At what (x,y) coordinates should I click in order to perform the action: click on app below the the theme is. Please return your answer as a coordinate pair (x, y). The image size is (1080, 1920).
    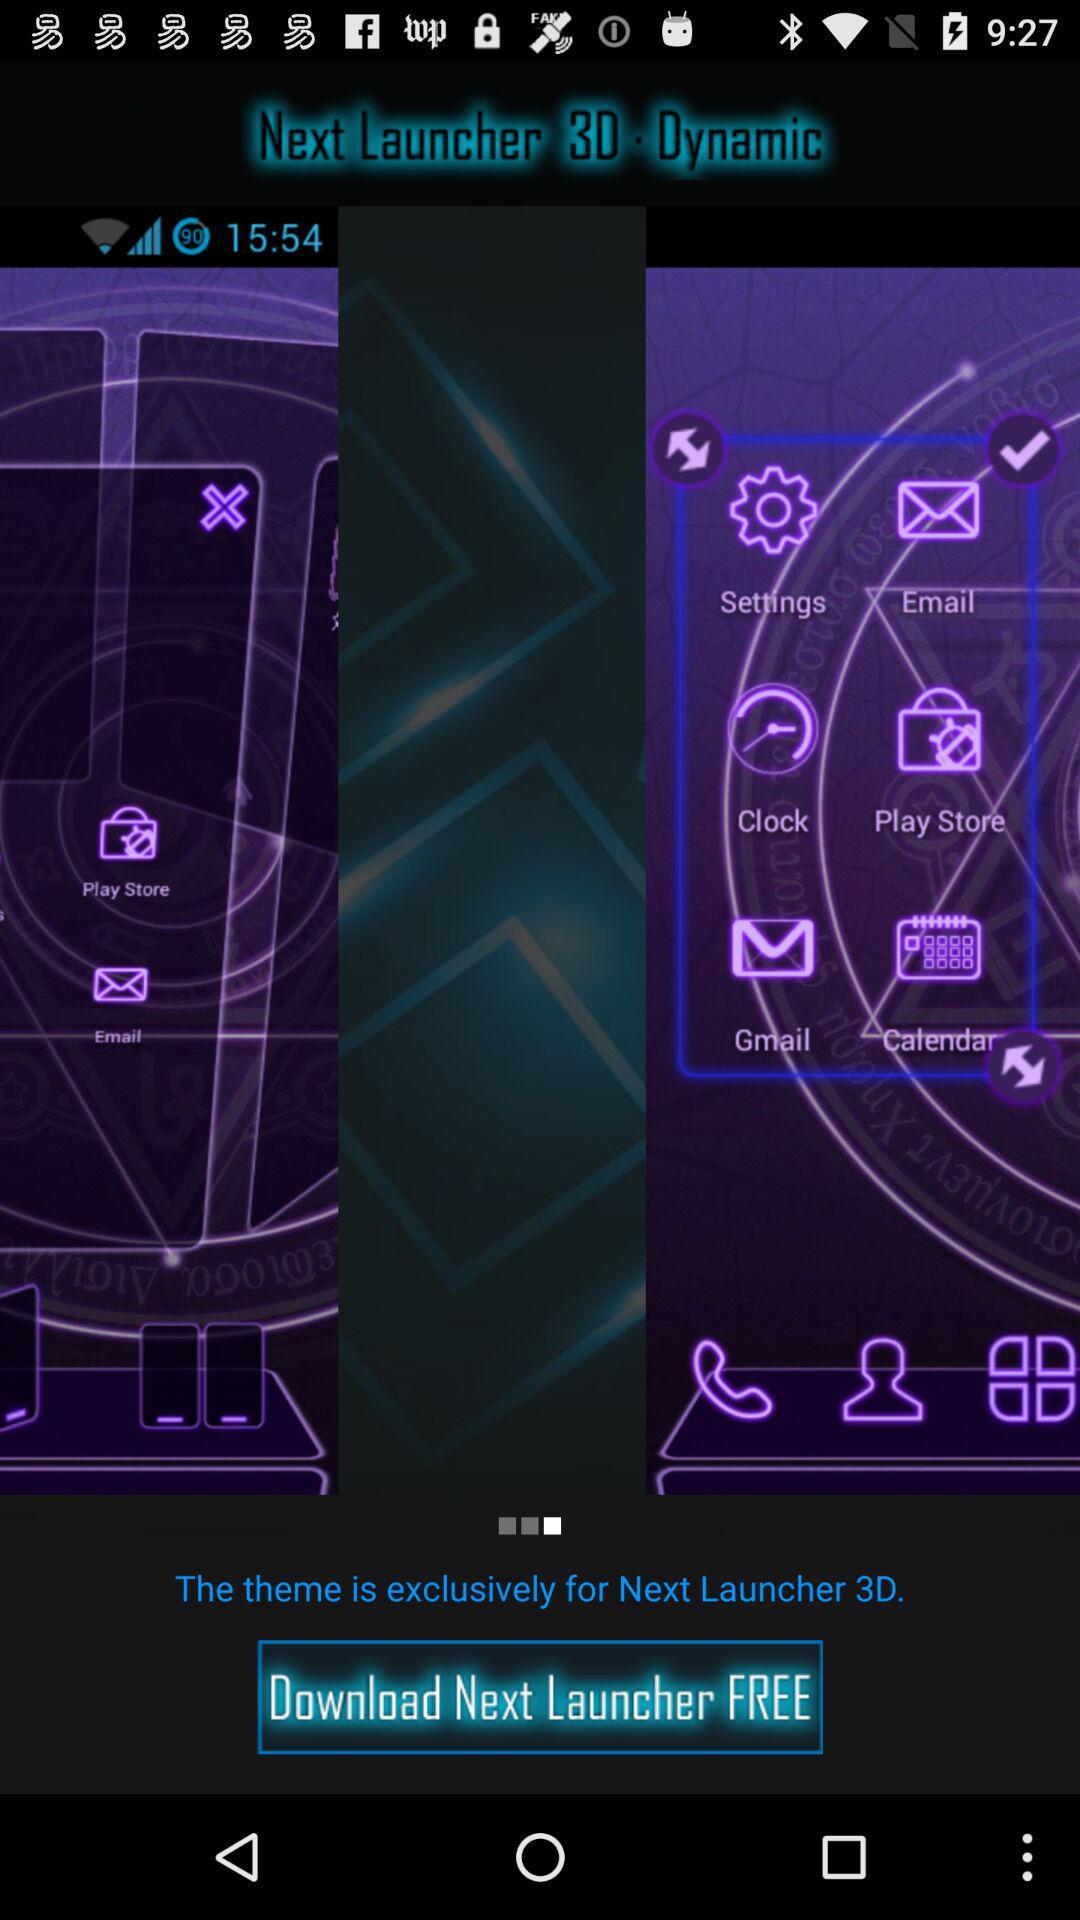
    Looking at the image, I should click on (540, 1696).